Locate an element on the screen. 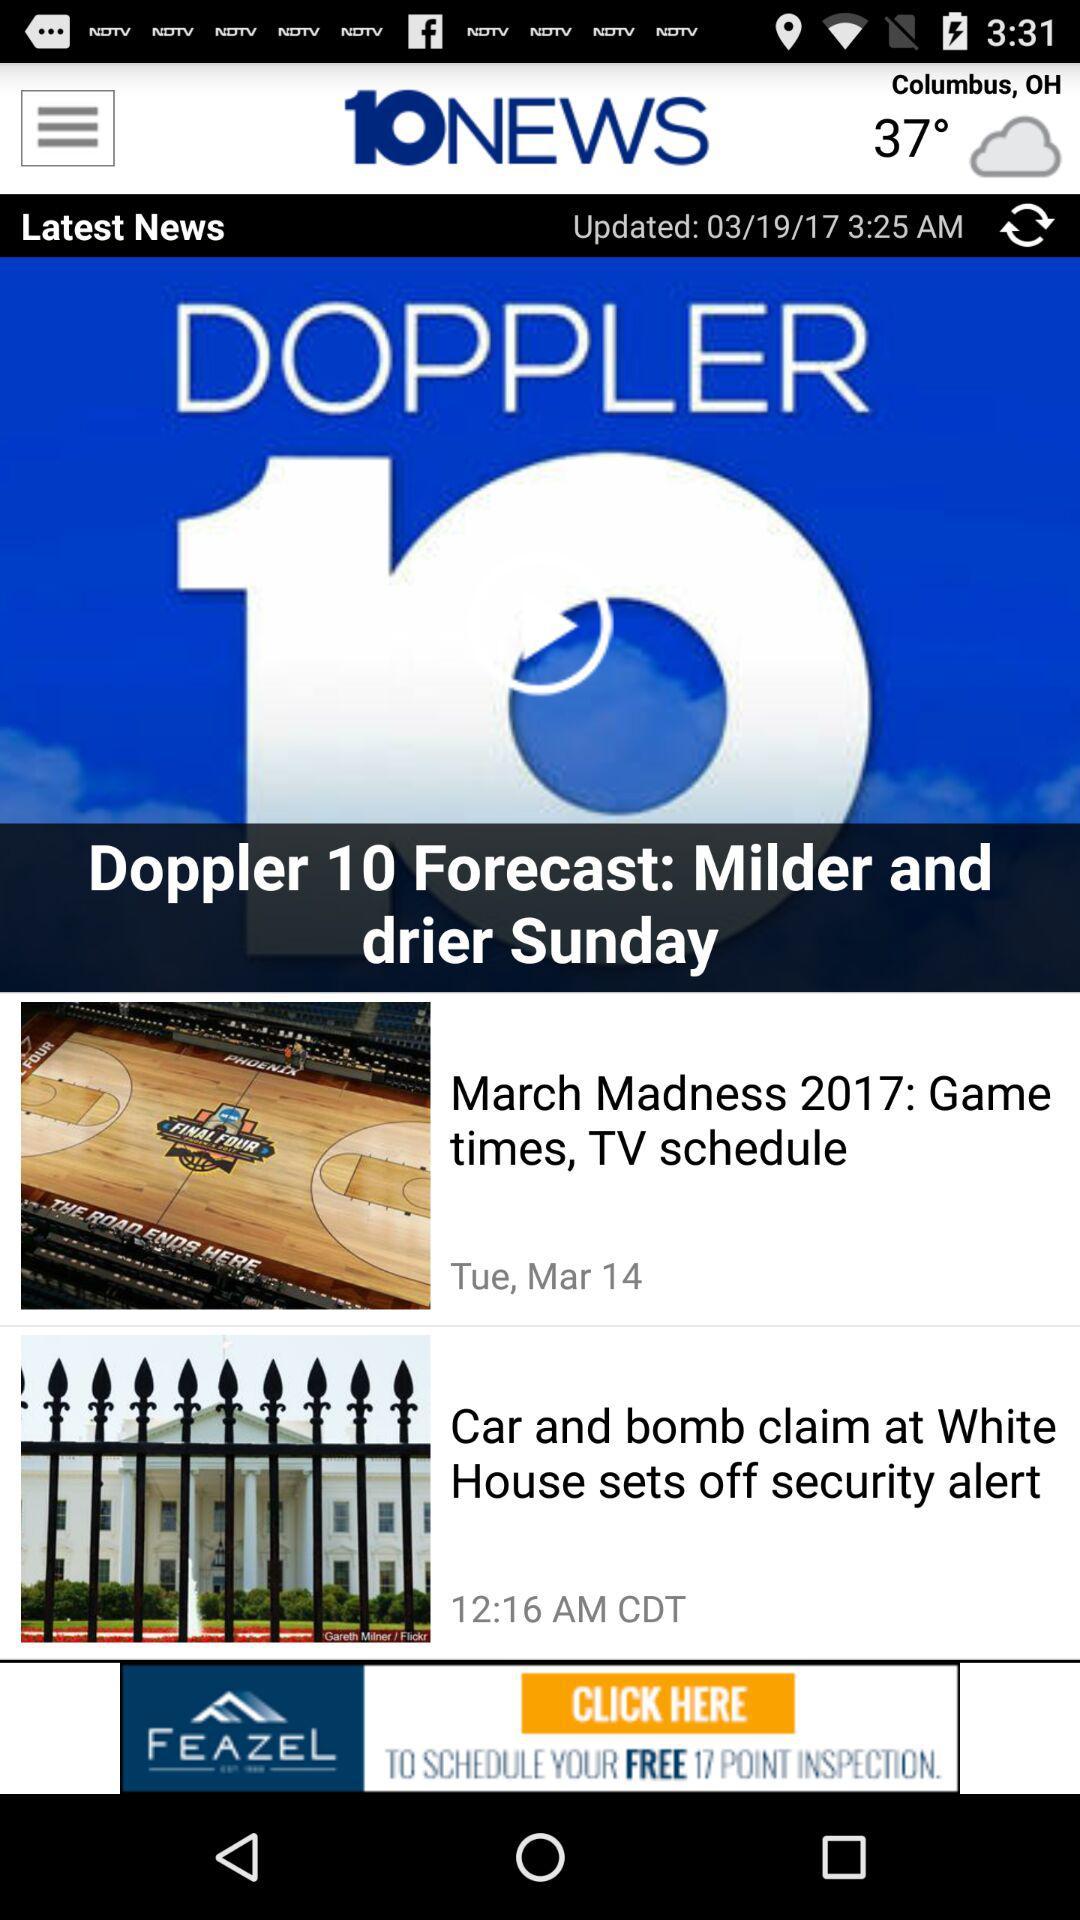 The width and height of the screenshot is (1080, 1920). advertisement is located at coordinates (540, 127).